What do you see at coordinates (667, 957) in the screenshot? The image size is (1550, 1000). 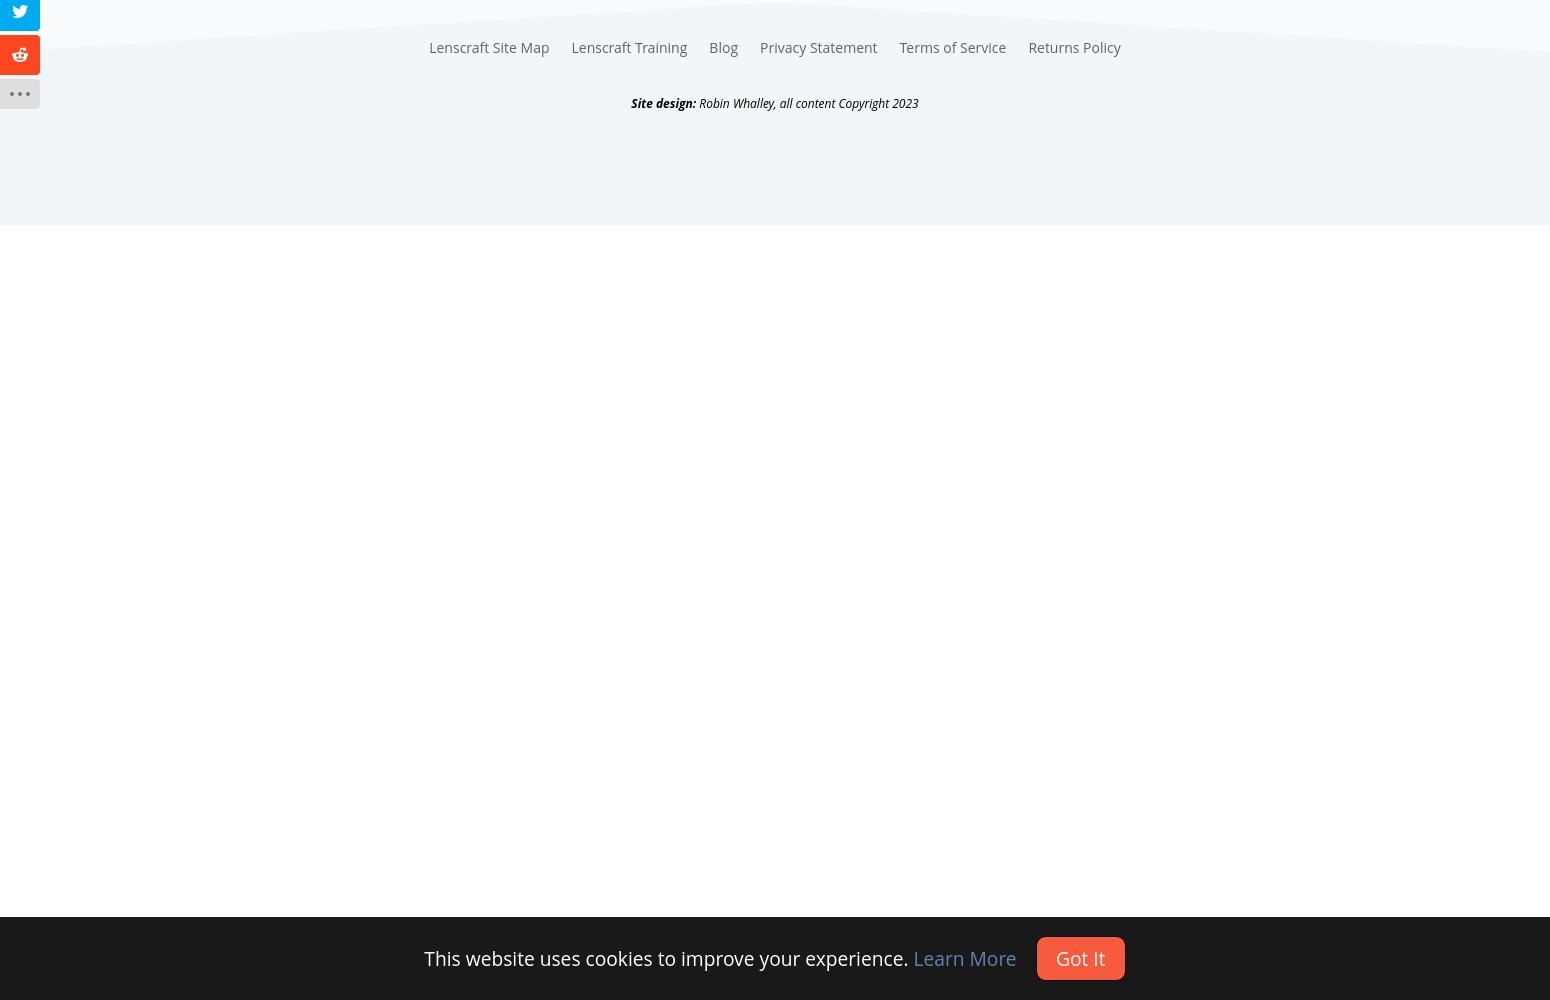 I see `'This website uses cookies to improve your experience.'` at bounding box center [667, 957].